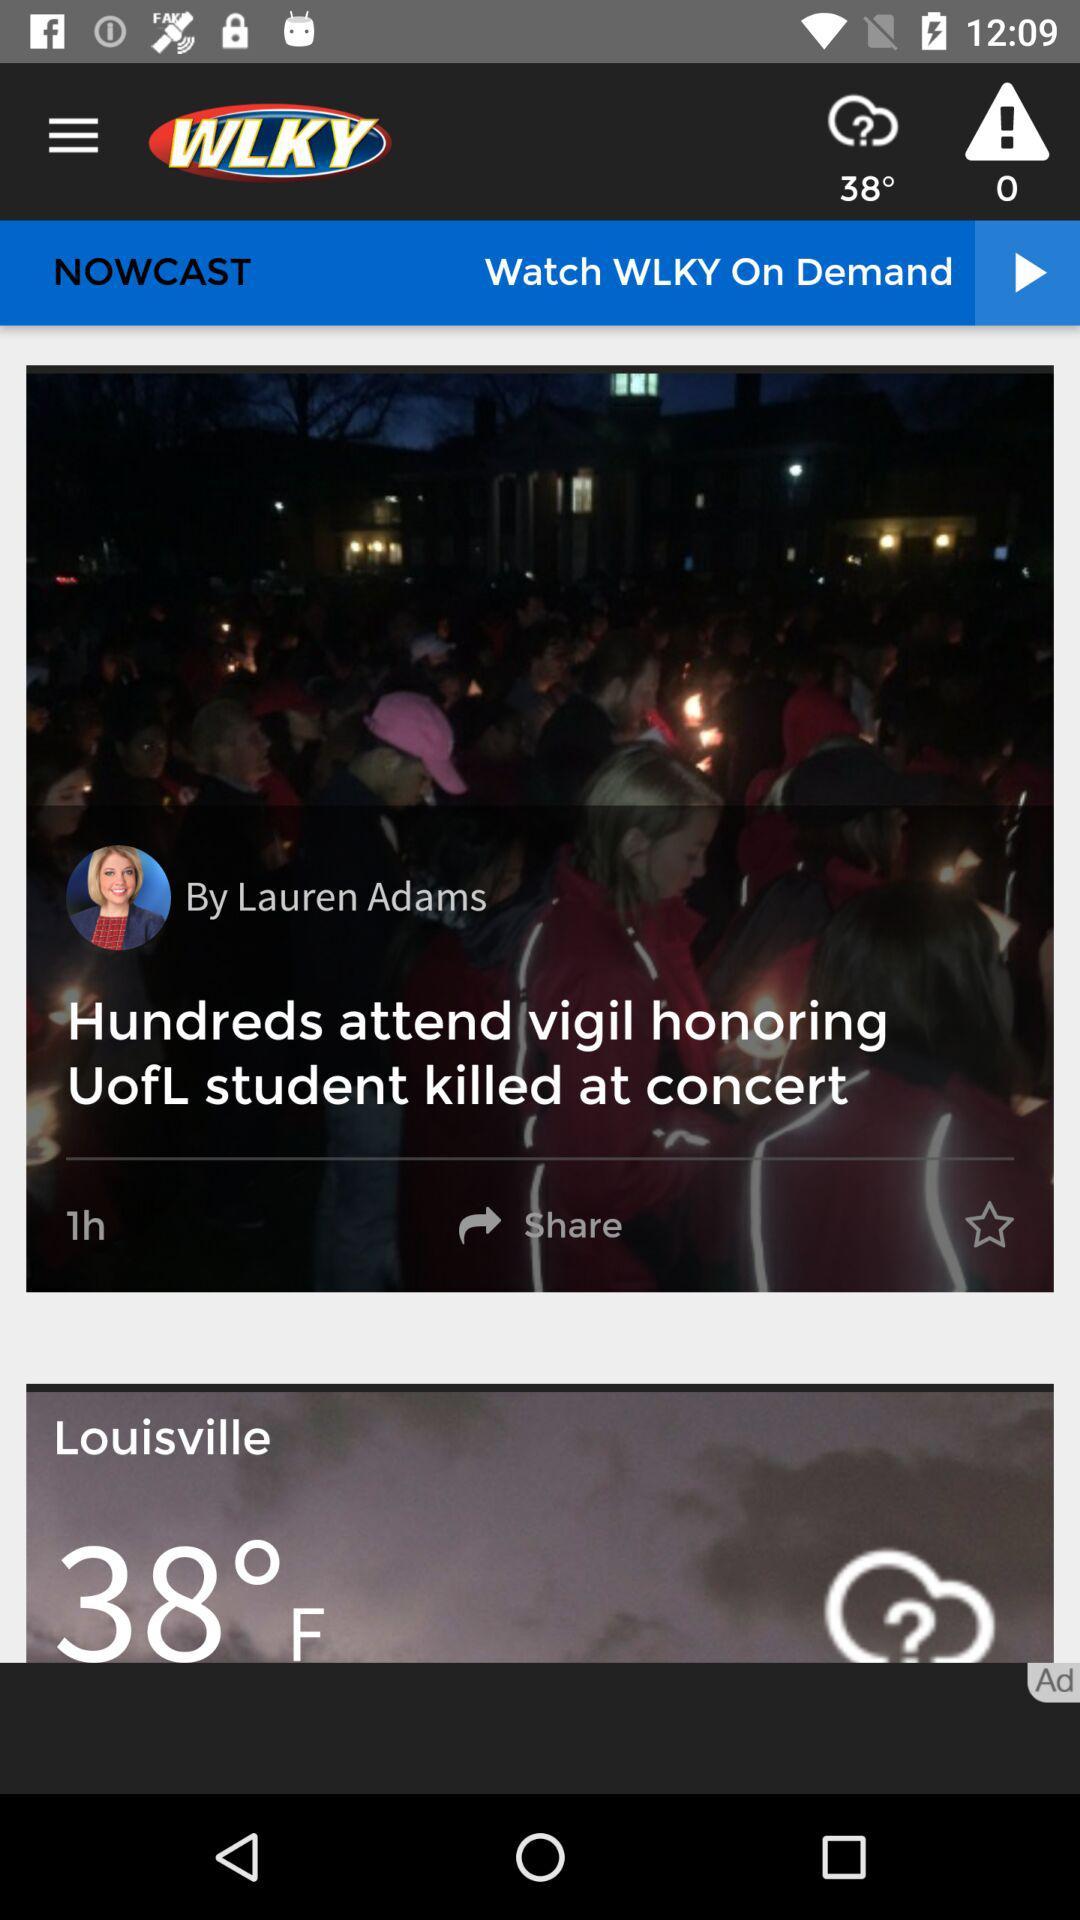 The image size is (1080, 1920). What do you see at coordinates (1026, 272) in the screenshot?
I see `play icon above image` at bounding box center [1026, 272].